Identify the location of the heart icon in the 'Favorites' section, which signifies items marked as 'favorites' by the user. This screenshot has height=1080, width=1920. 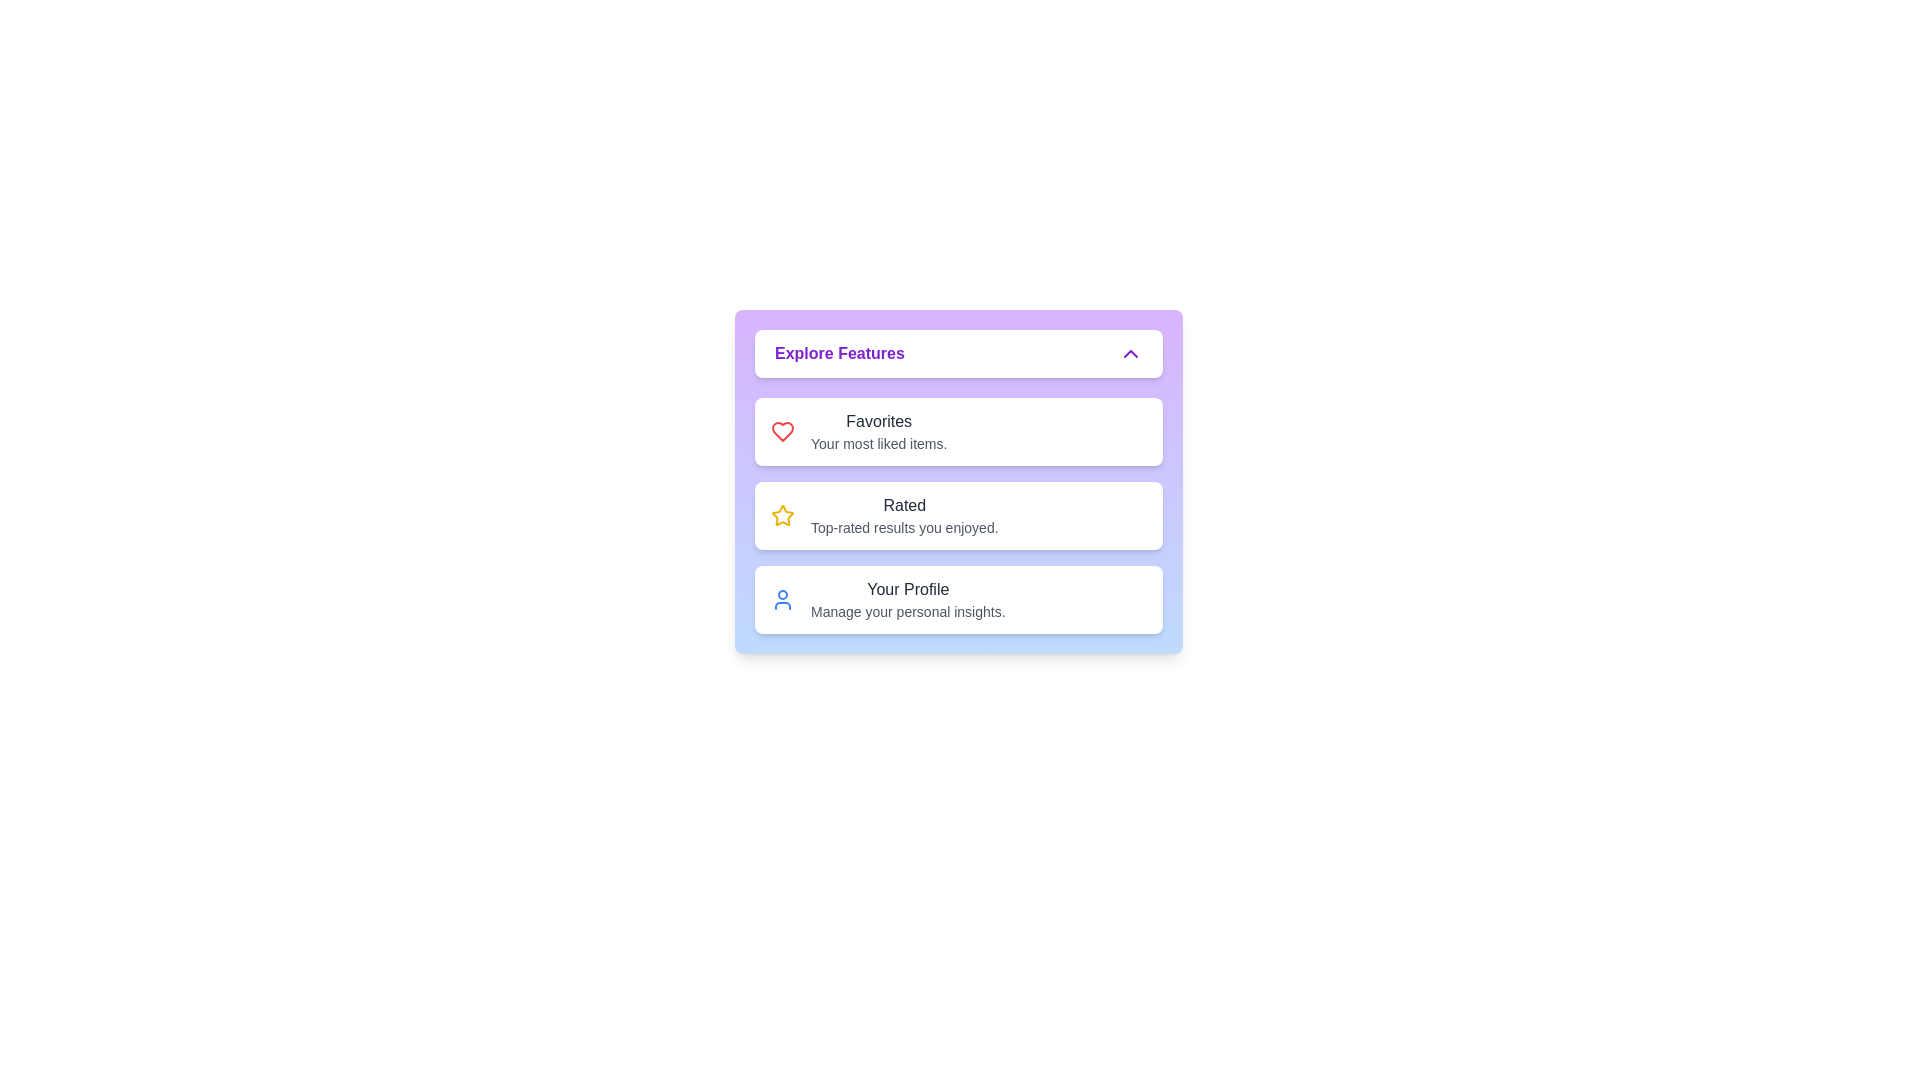
(781, 431).